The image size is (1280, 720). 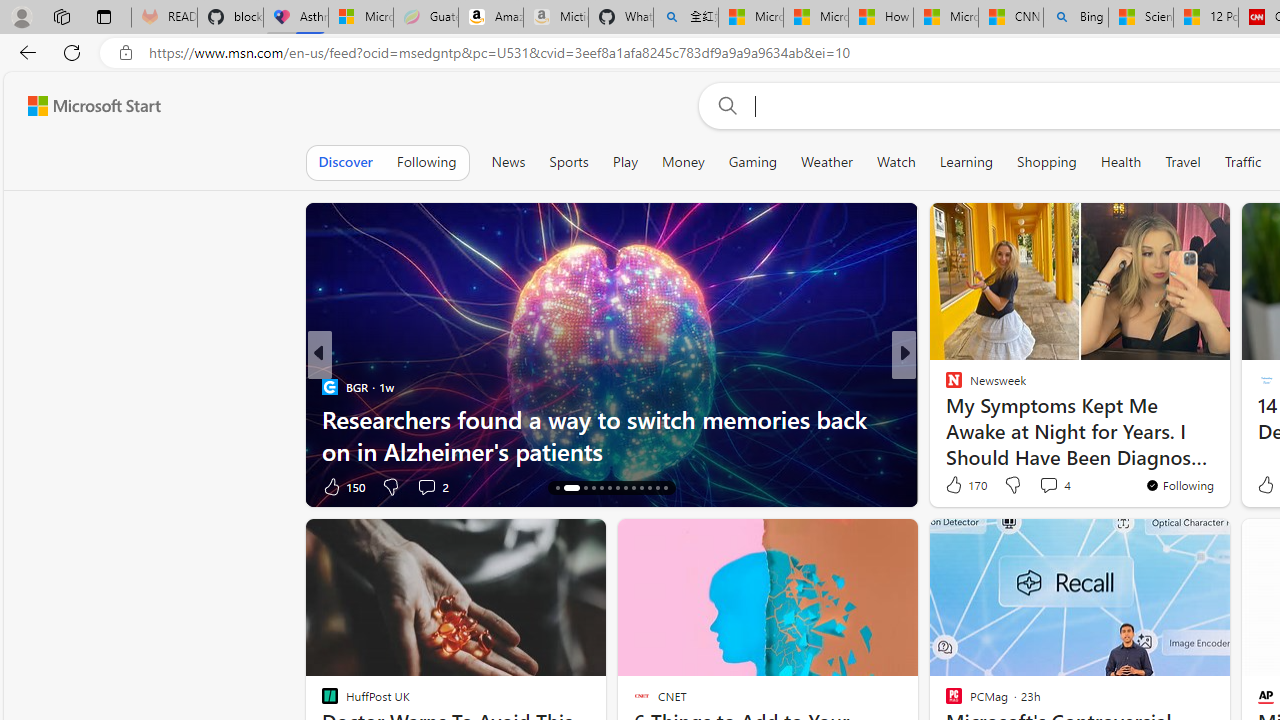 What do you see at coordinates (964, 484) in the screenshot?
I see `'170 Like'` at bounding box center [964, 484].